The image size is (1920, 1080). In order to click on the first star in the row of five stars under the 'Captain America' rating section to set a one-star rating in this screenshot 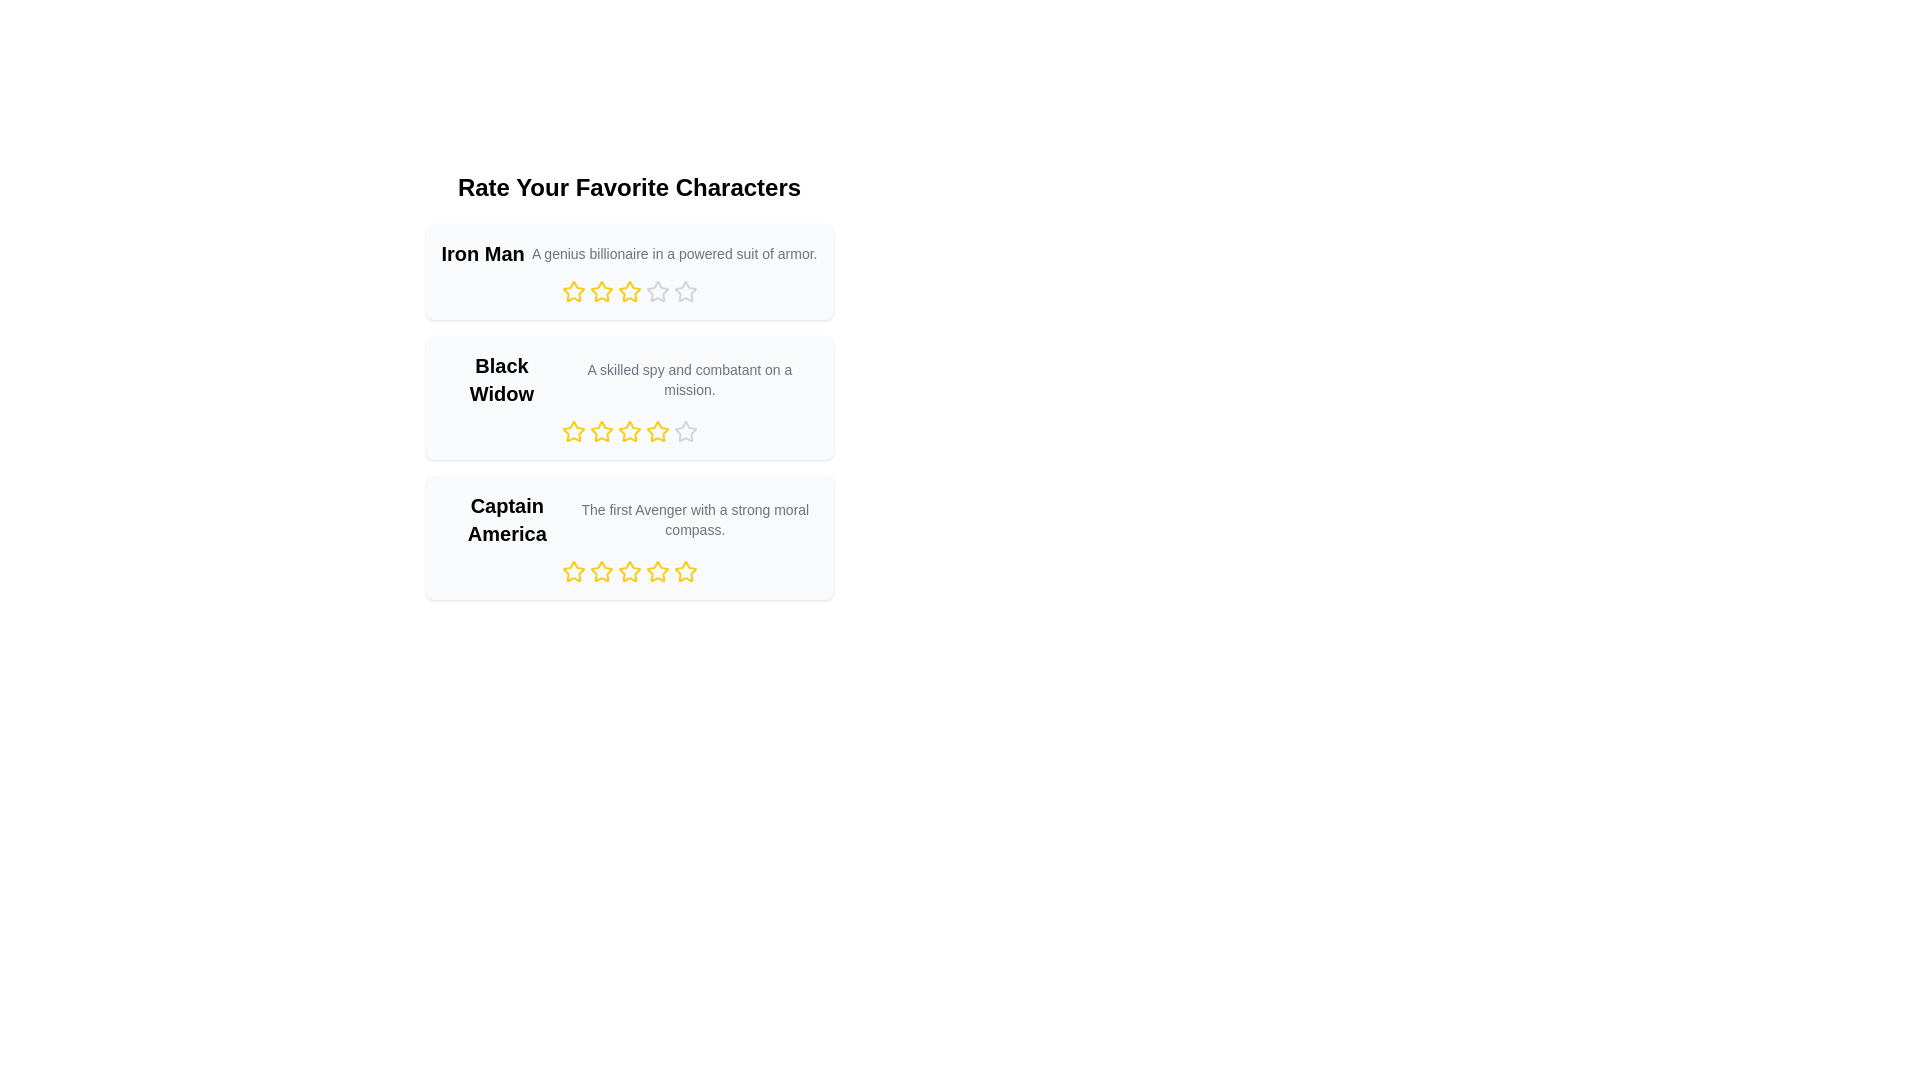, I will do `click(600, 571)`.